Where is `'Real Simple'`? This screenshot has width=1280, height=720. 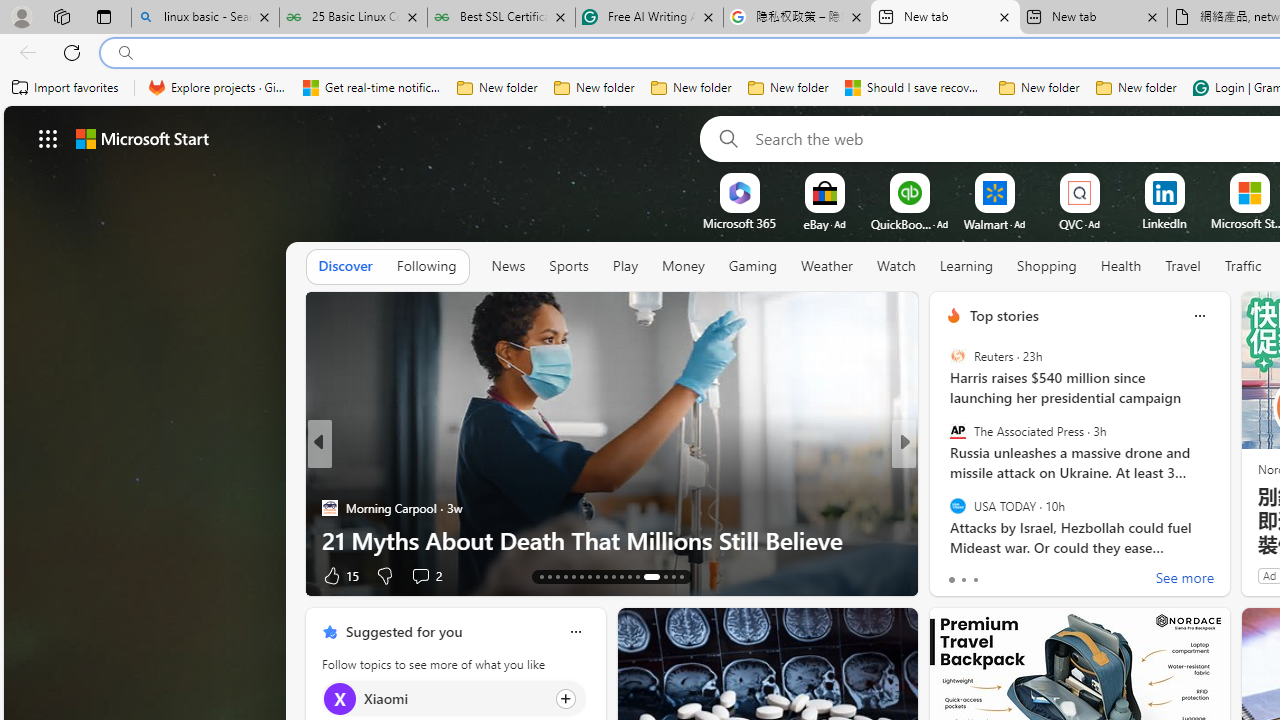
'Real Simple' is located at coordinates (944, 506).